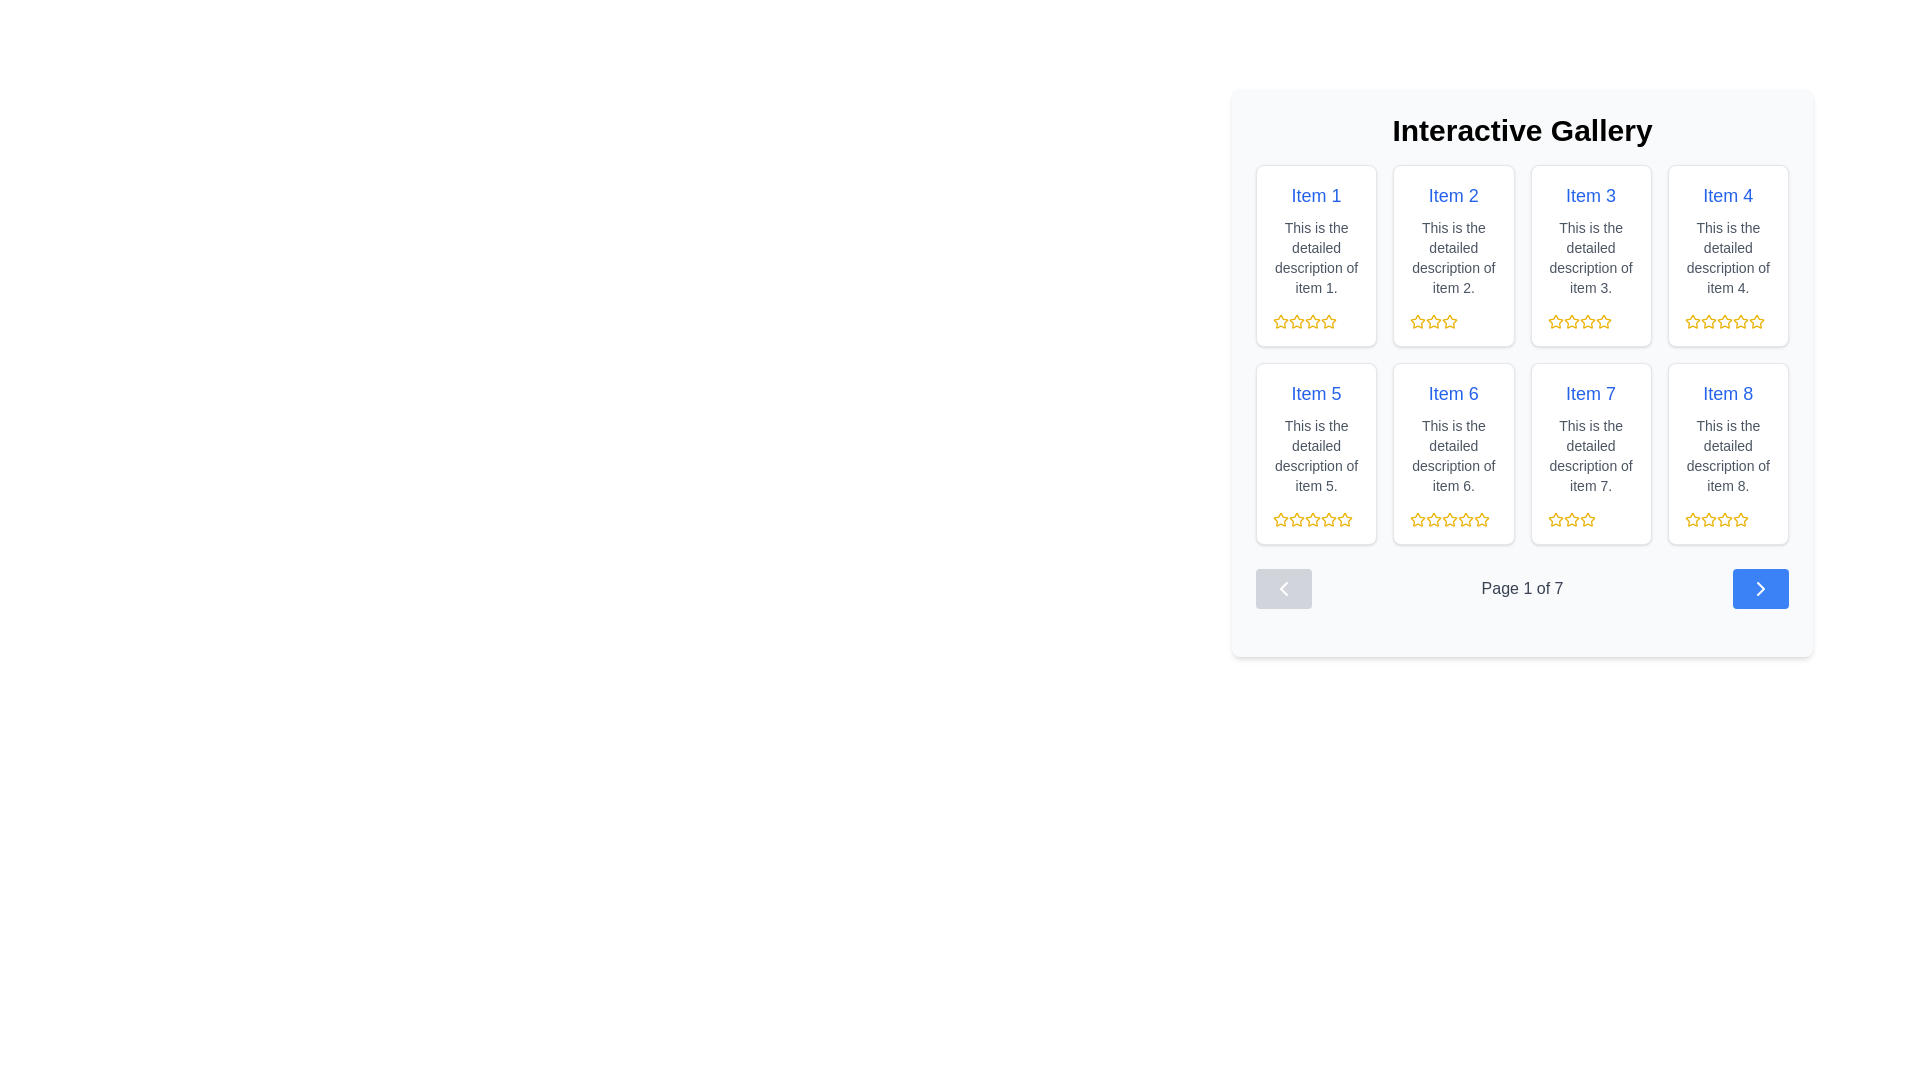 The height and width of the screenshot is (1080, 1920). Describe the element at coordinates (1739, 519) in the screenshot. I see `the fifth star icon in the rating section under 'Item 8' to adjust the rating` at that location.